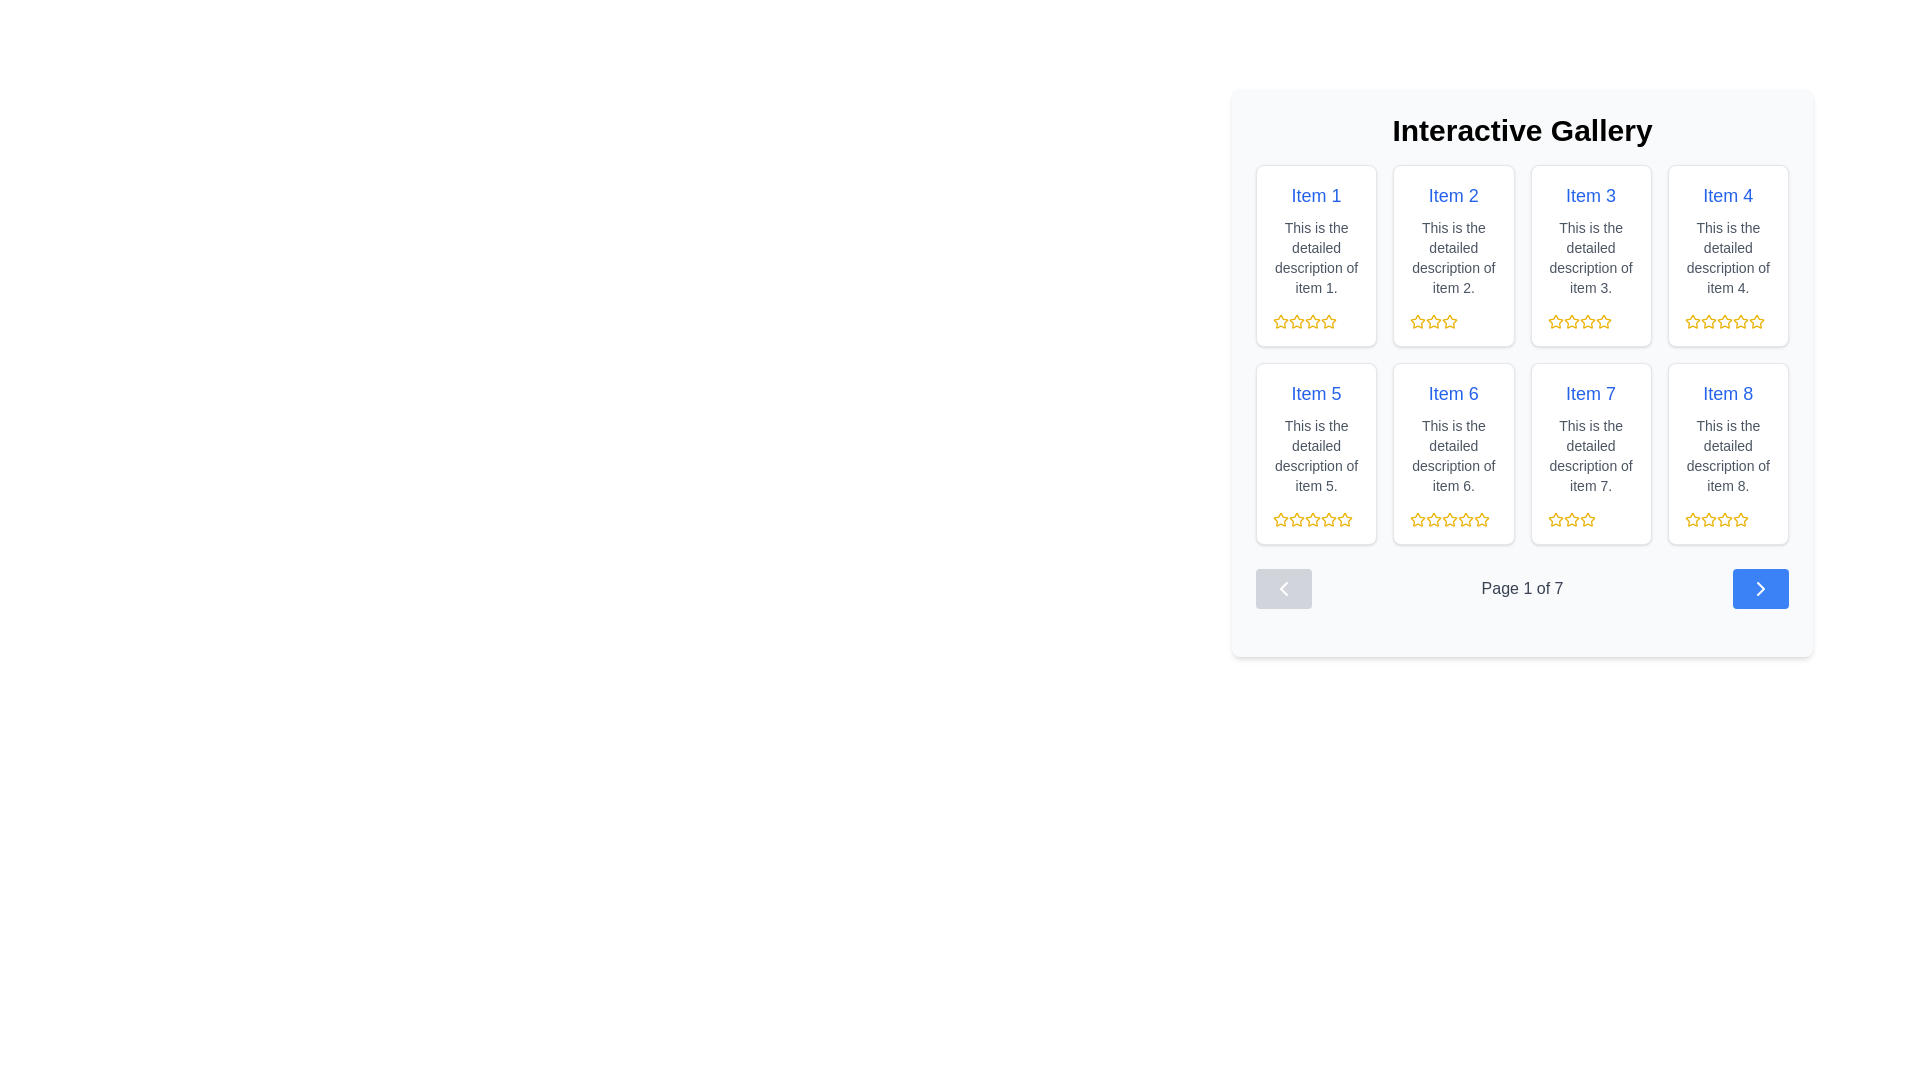 The height and width of the screenshot is (1080, 1920). Describe the element at coordinates (1739, 519) in the screenshot. I see `the fifth star icon in the rating section under 'Item 8' to adjust the rating` at that location.